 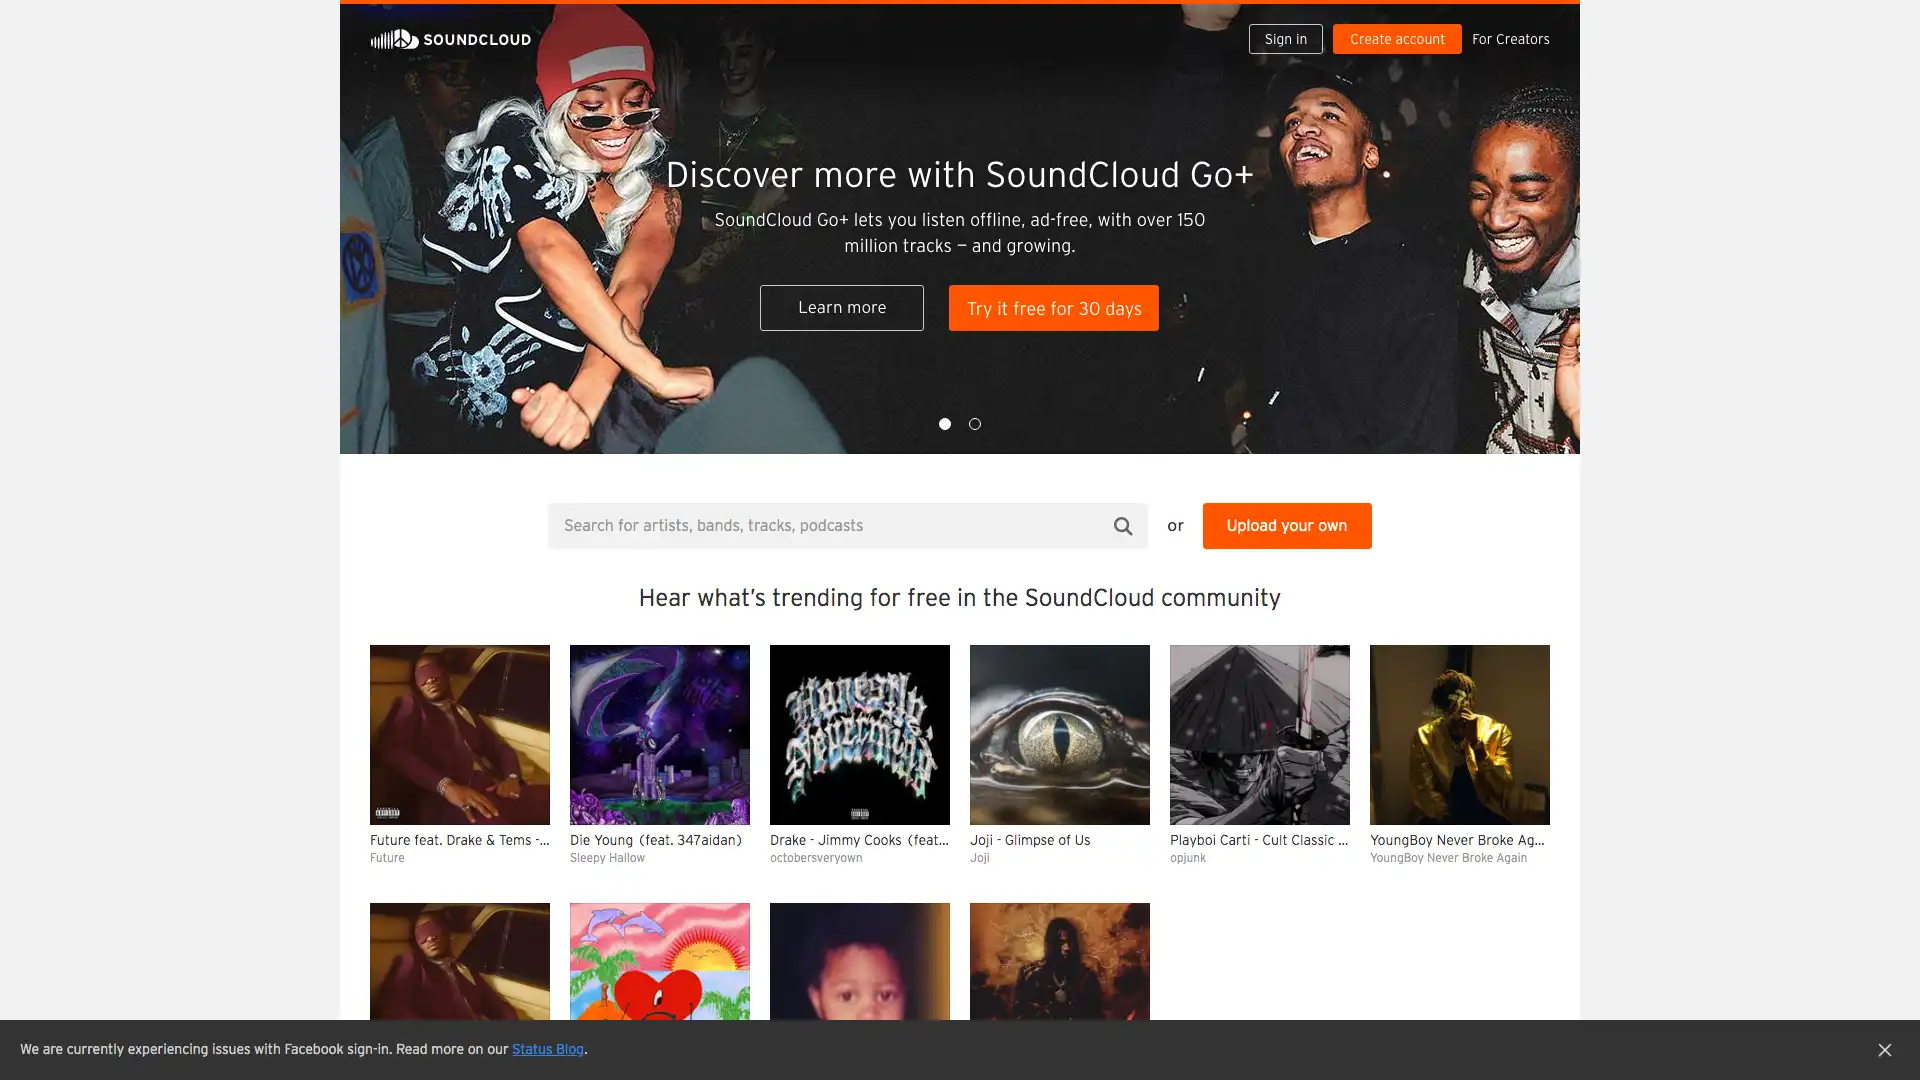 I want to click on Clear, so click(x=1482, y=546).